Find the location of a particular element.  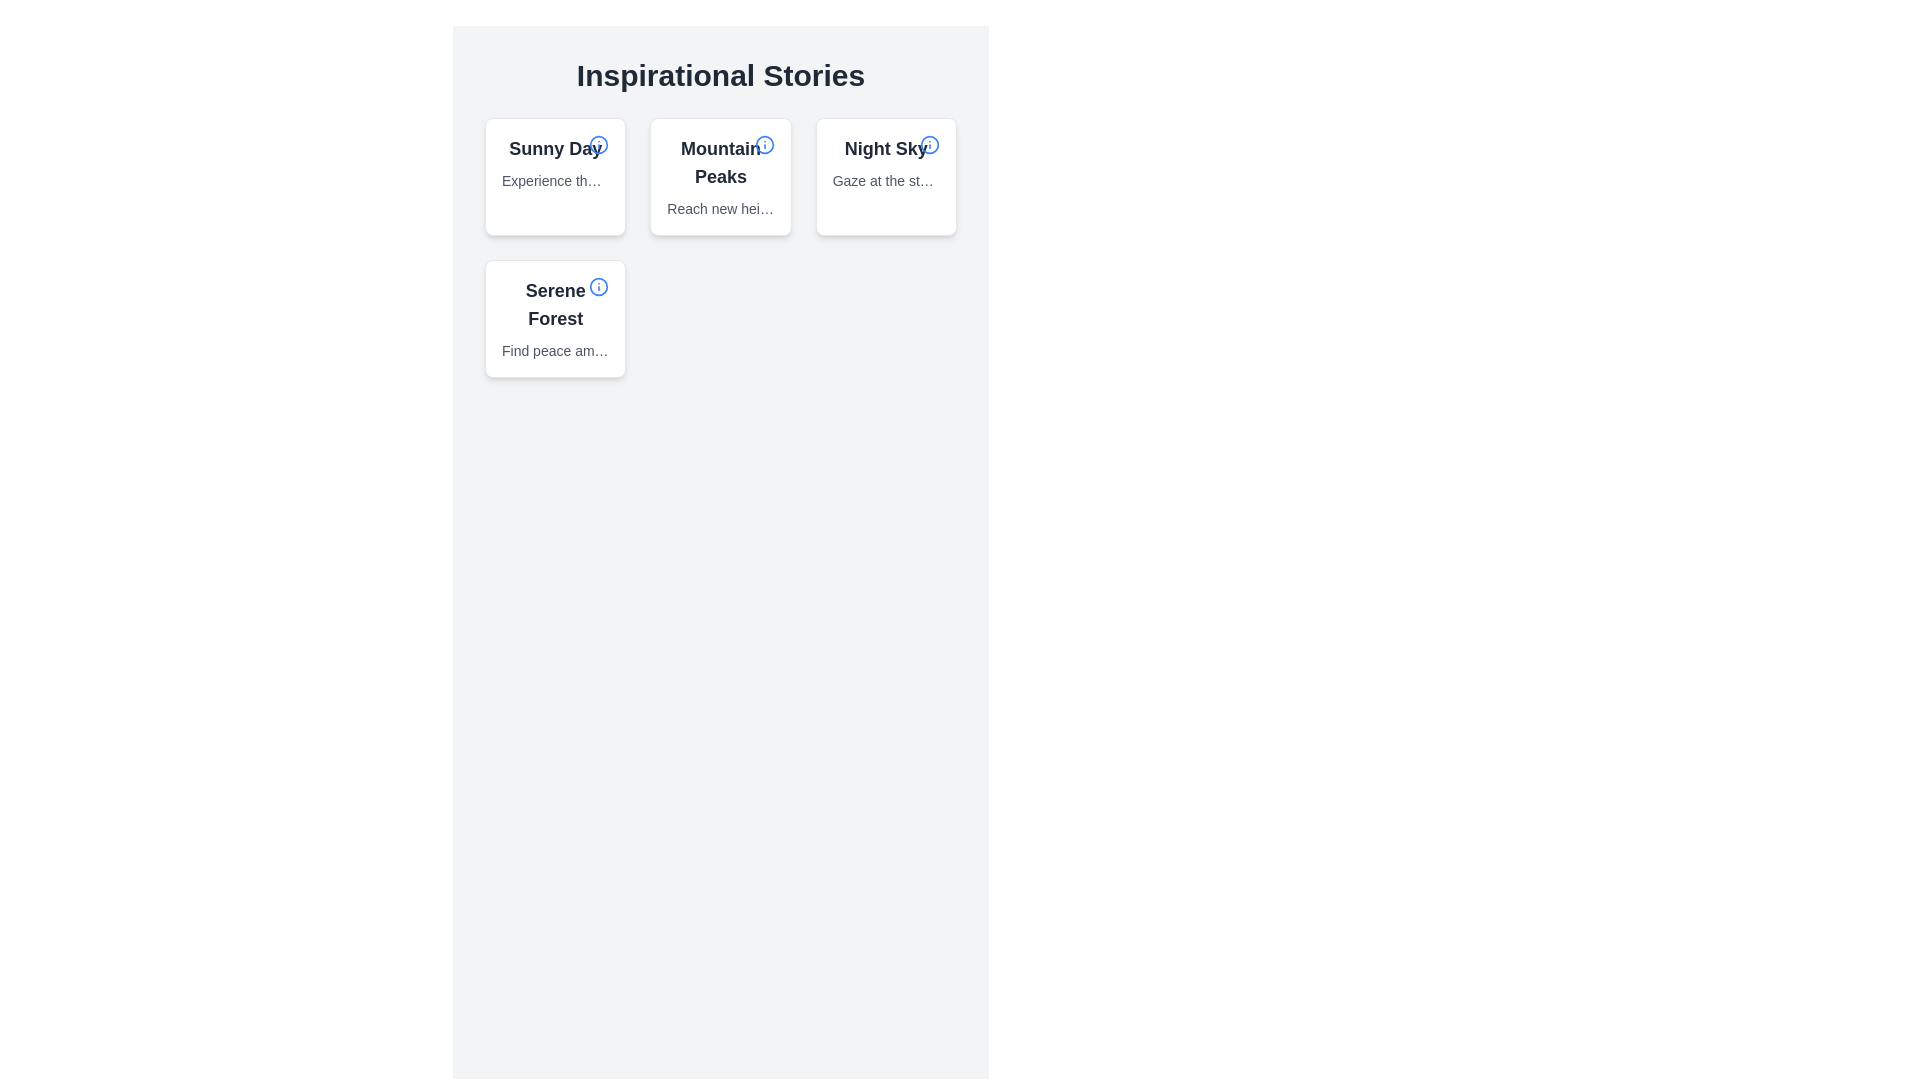

the circular interactive icon with an information symbol located at the top-right corner of the 'Mountain Peaks' card is located at coordinates (763, 144).